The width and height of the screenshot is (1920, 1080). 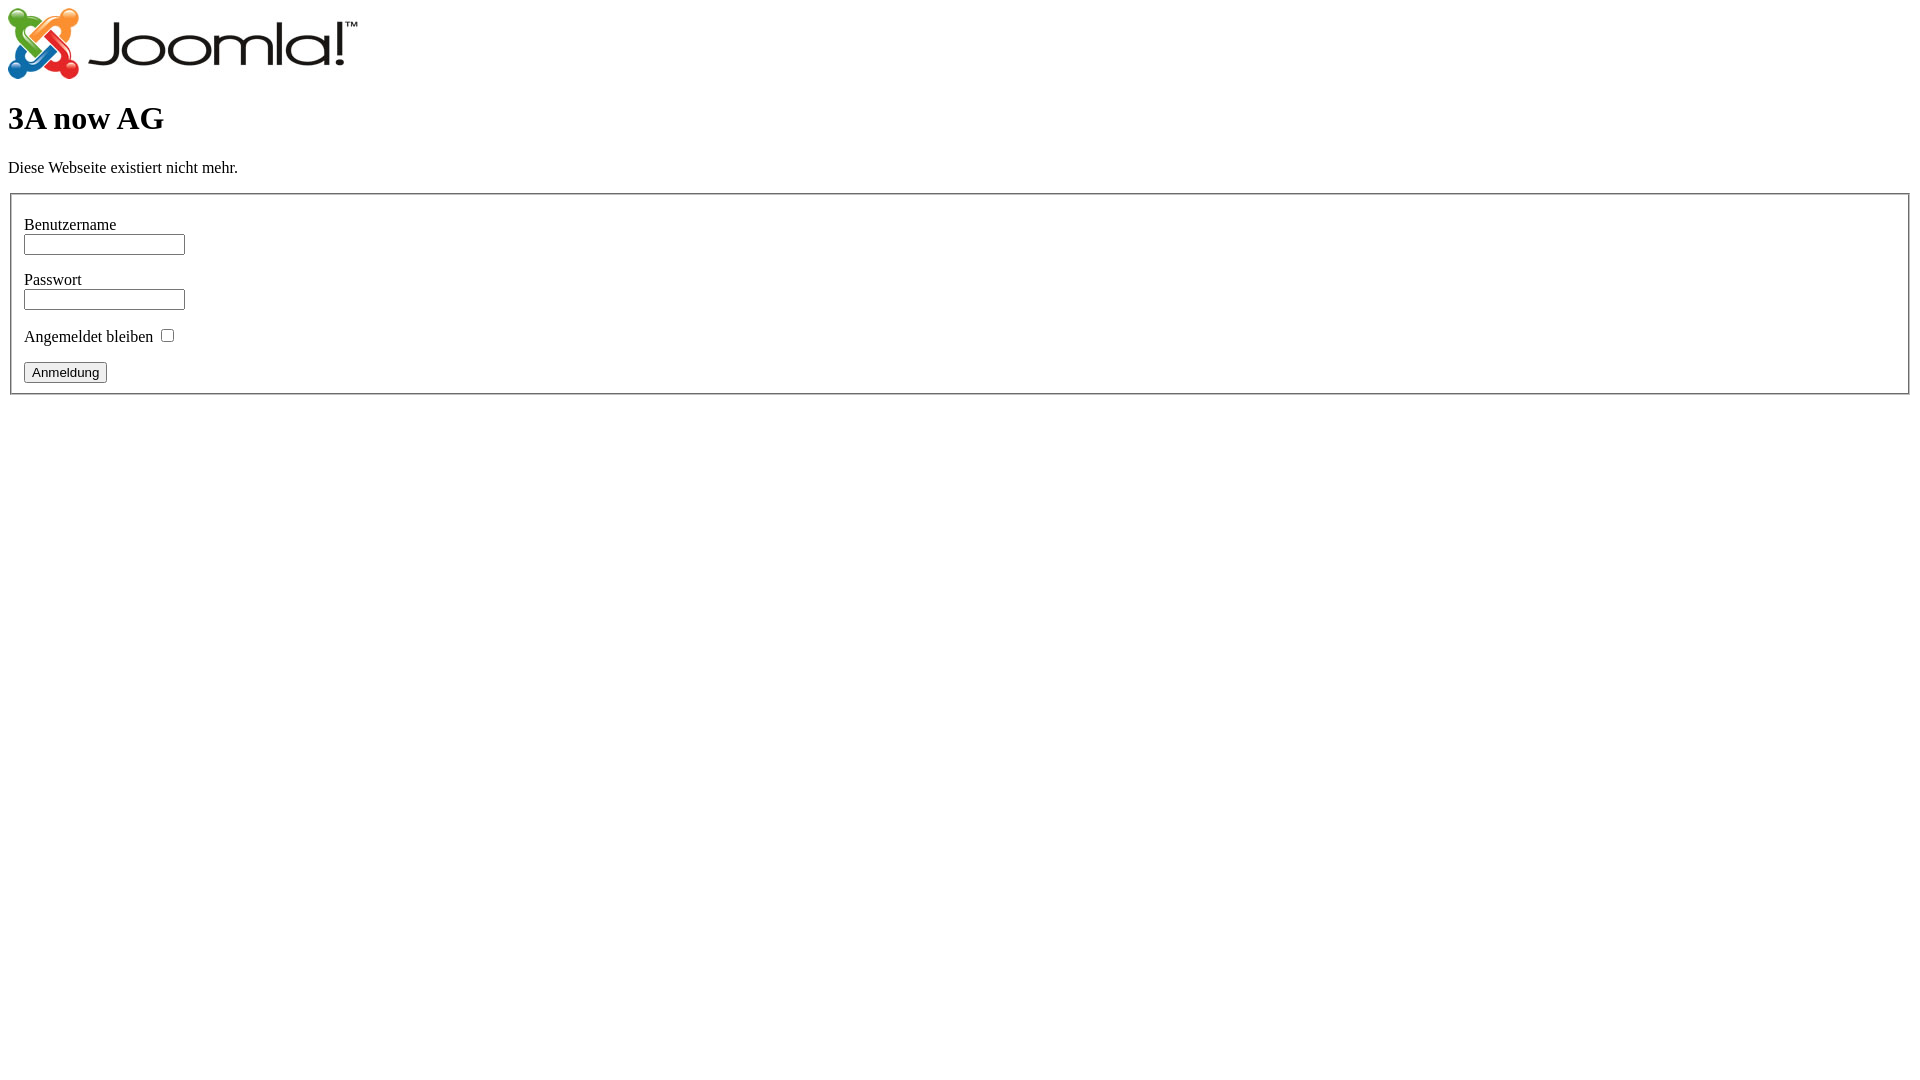 What do you see at coordinates (65, 372) in the screenshot?
I see `'Anmeldung'` at bounding box center [65, 372].